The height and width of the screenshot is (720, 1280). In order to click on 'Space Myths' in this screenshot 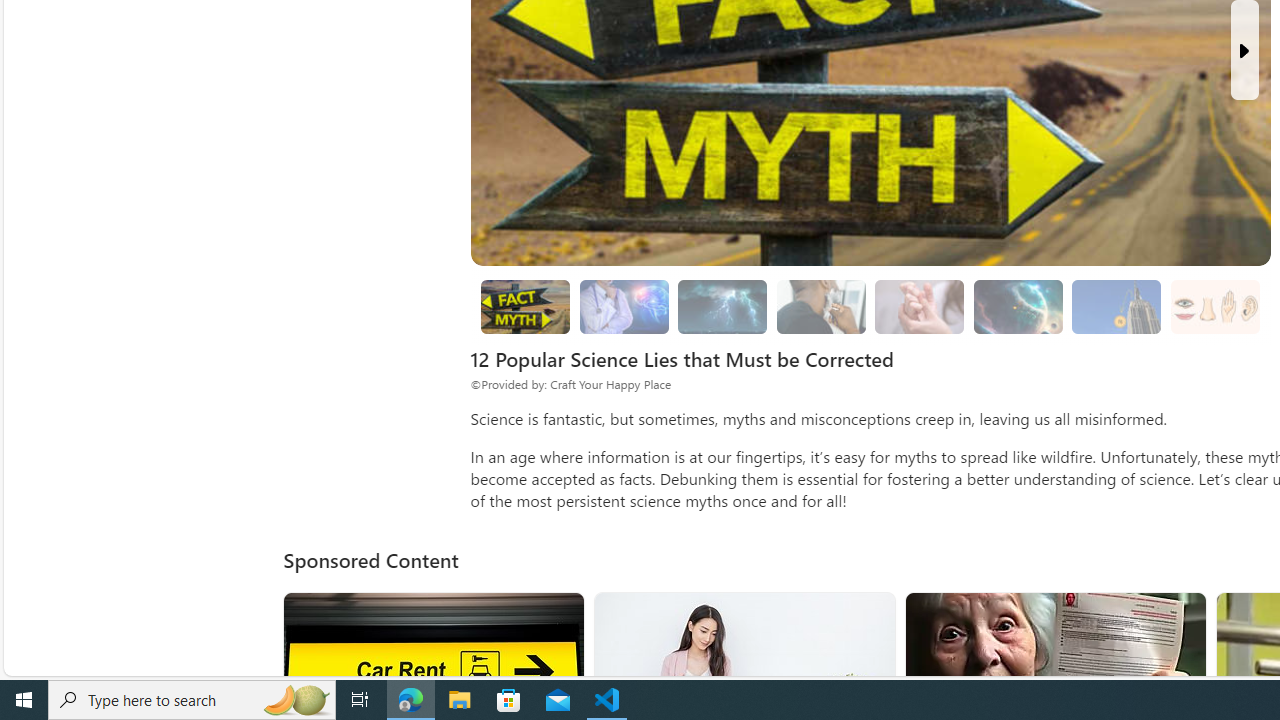, I will do `click(1018, 307)`.